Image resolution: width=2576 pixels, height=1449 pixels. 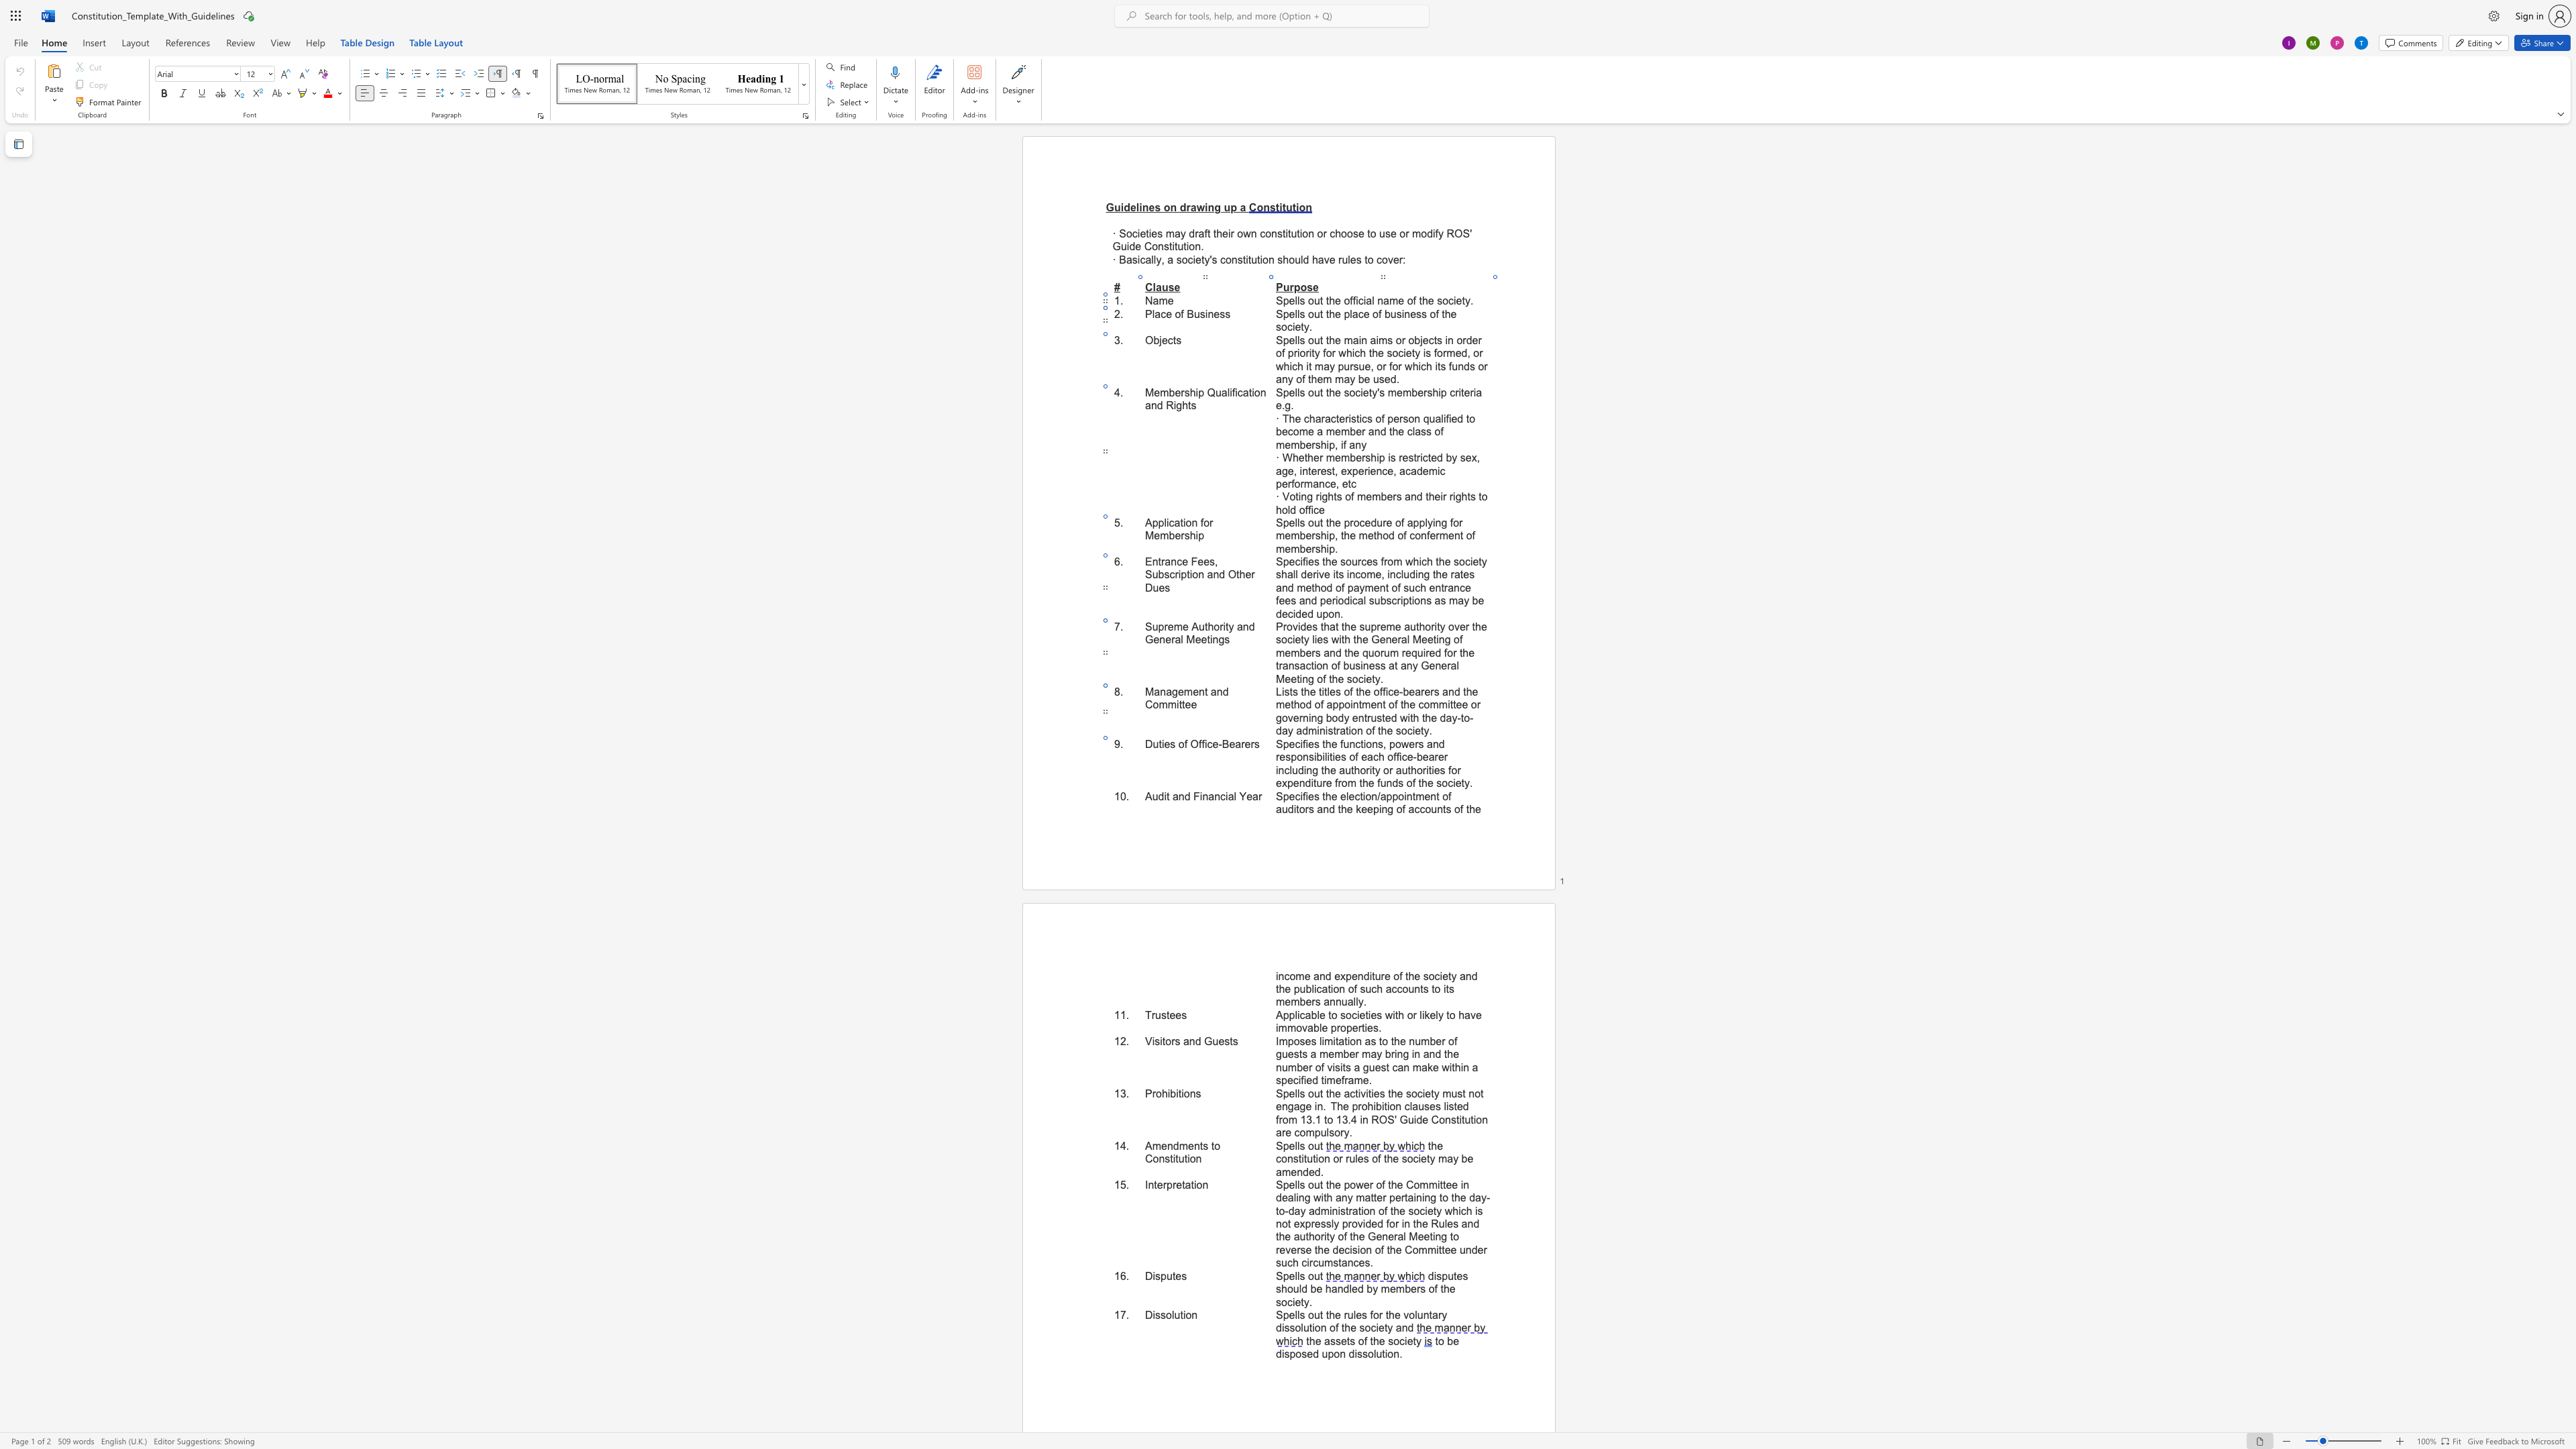 I want to click on the 1th character "b" in the text, so click(x=1301, y=652).